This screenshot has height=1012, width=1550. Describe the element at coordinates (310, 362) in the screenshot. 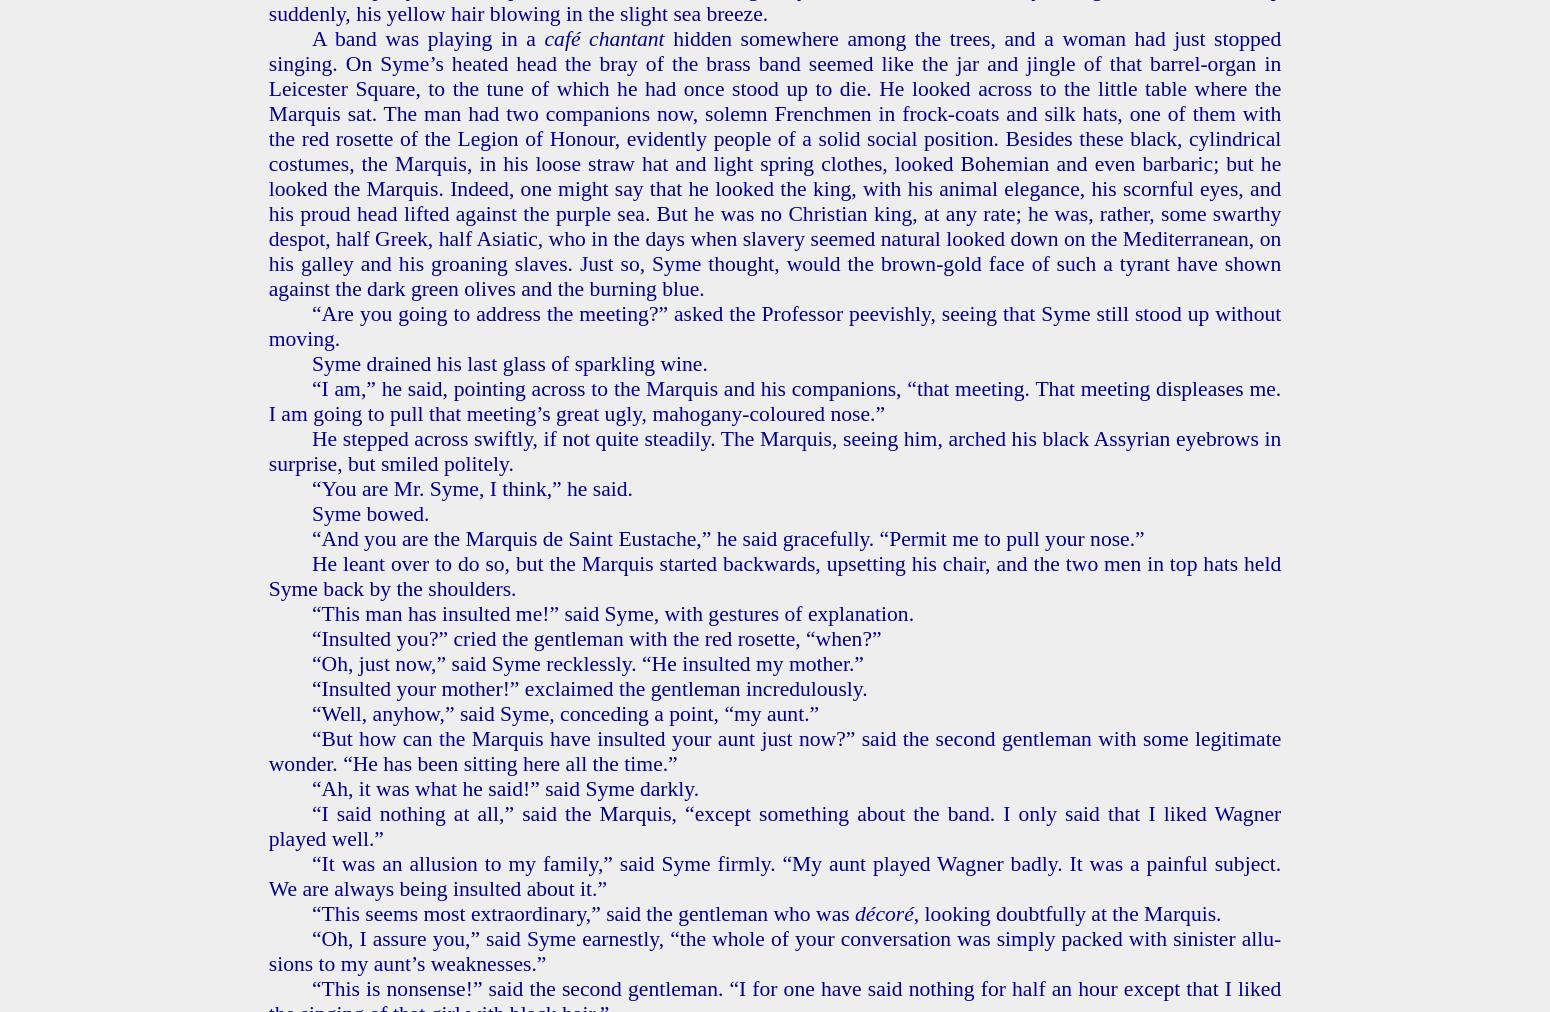

I see `'Syme drained his last glass of sparkling wine.'` at that location.